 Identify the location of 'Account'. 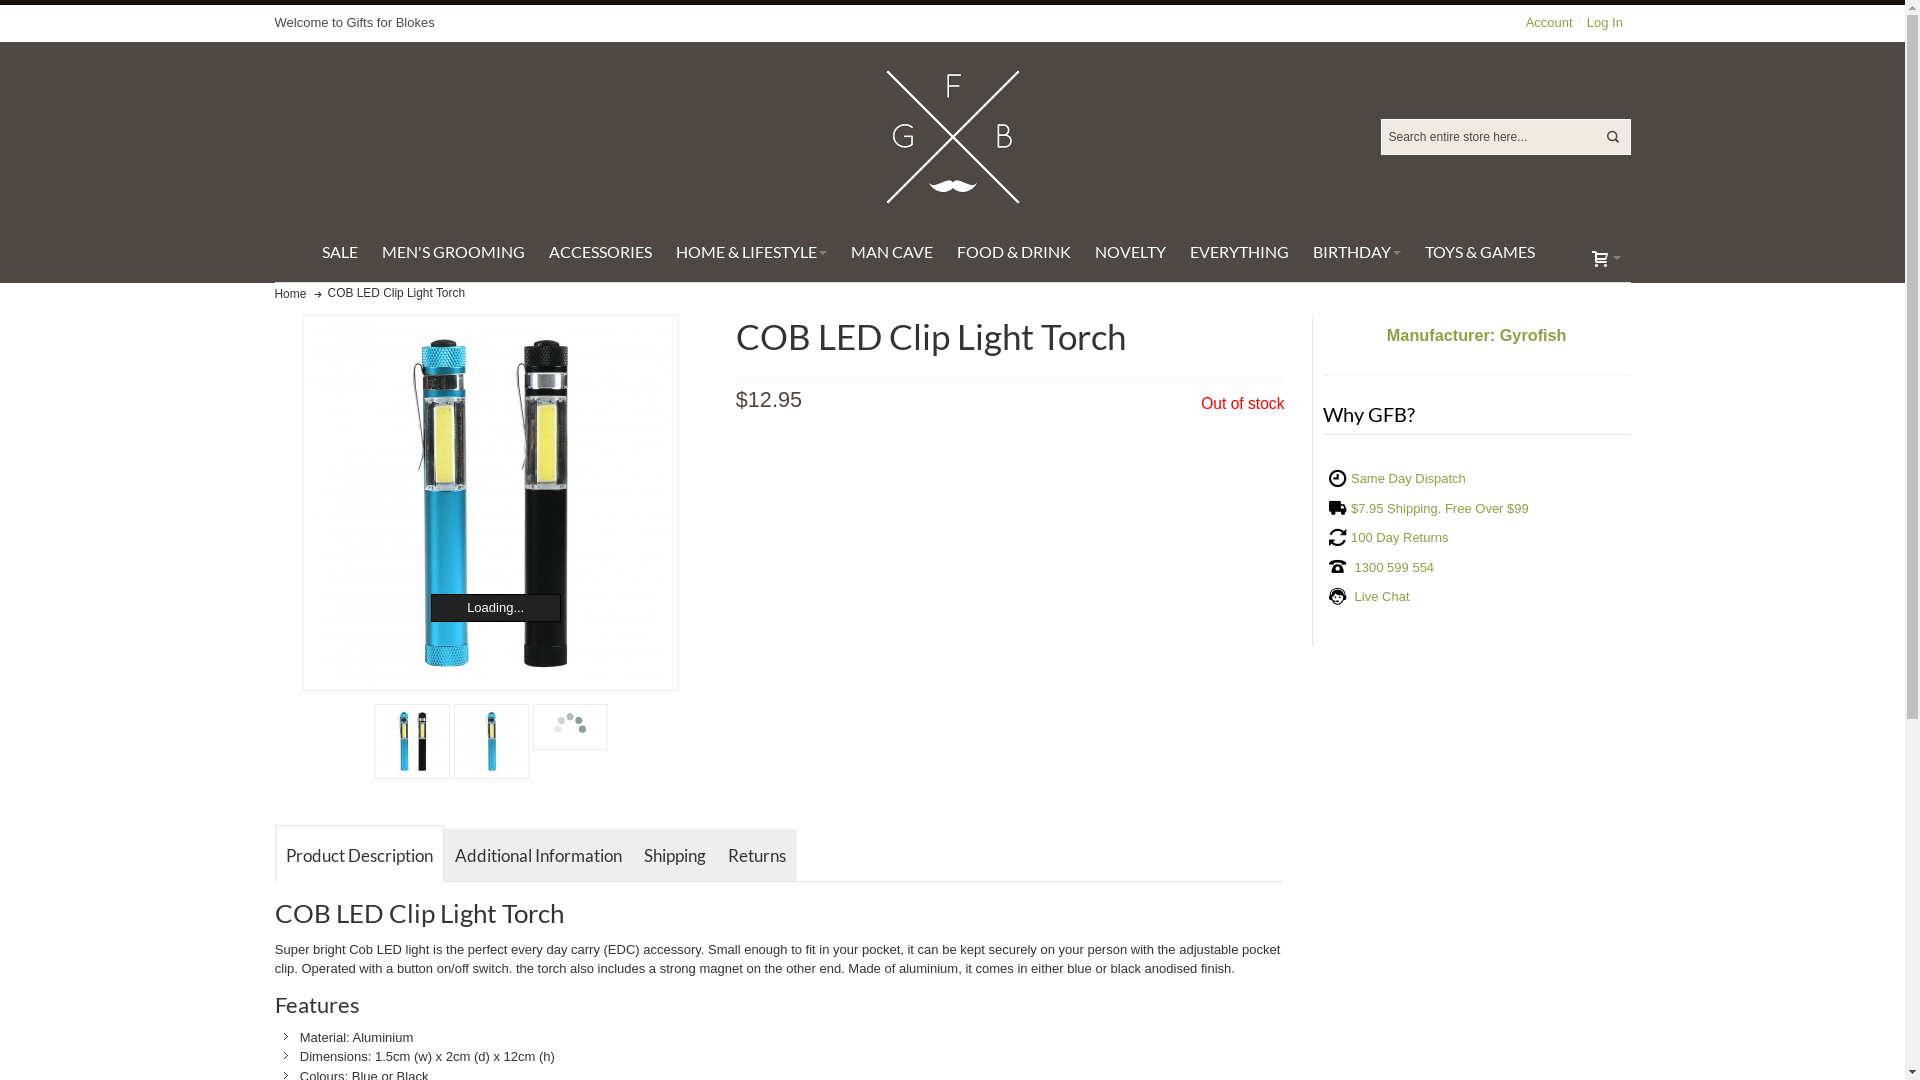
(1548, 23).